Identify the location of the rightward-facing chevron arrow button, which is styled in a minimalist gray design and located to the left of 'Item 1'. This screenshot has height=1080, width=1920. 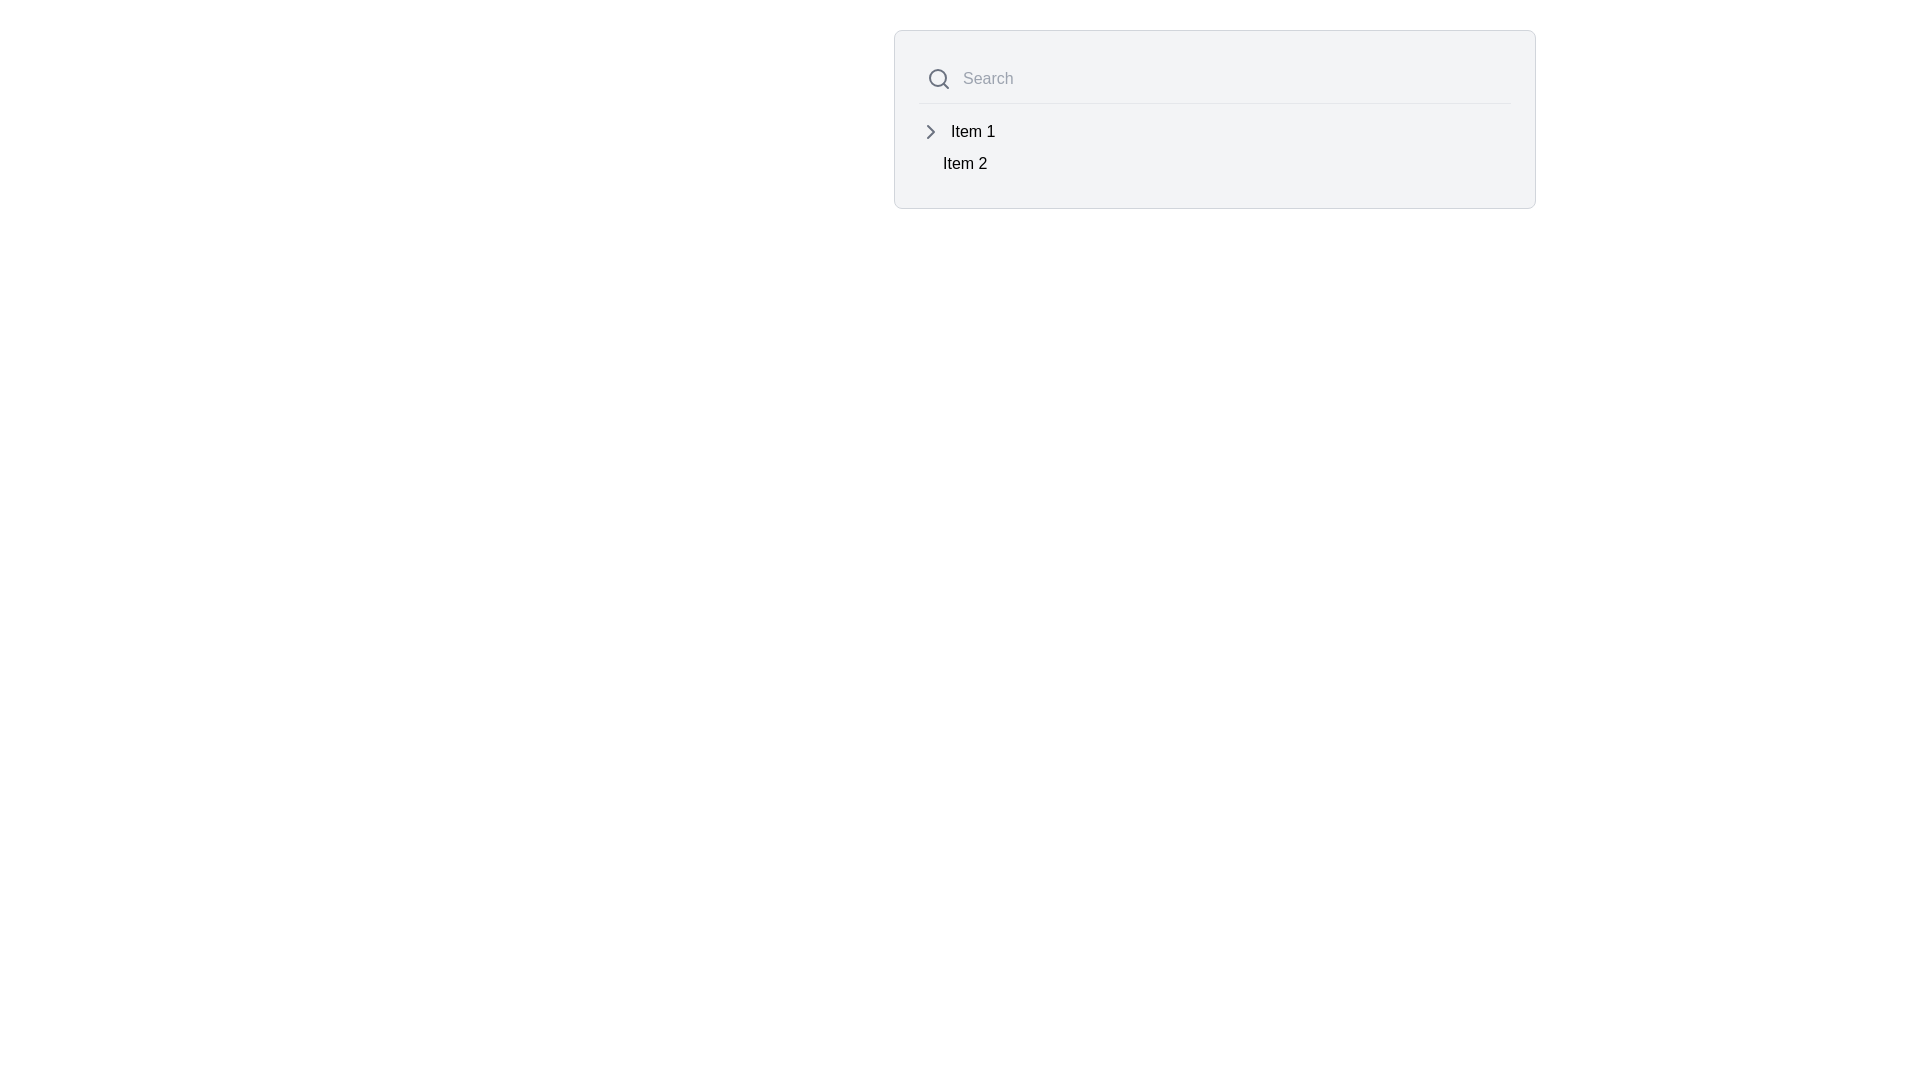
(930, 131).